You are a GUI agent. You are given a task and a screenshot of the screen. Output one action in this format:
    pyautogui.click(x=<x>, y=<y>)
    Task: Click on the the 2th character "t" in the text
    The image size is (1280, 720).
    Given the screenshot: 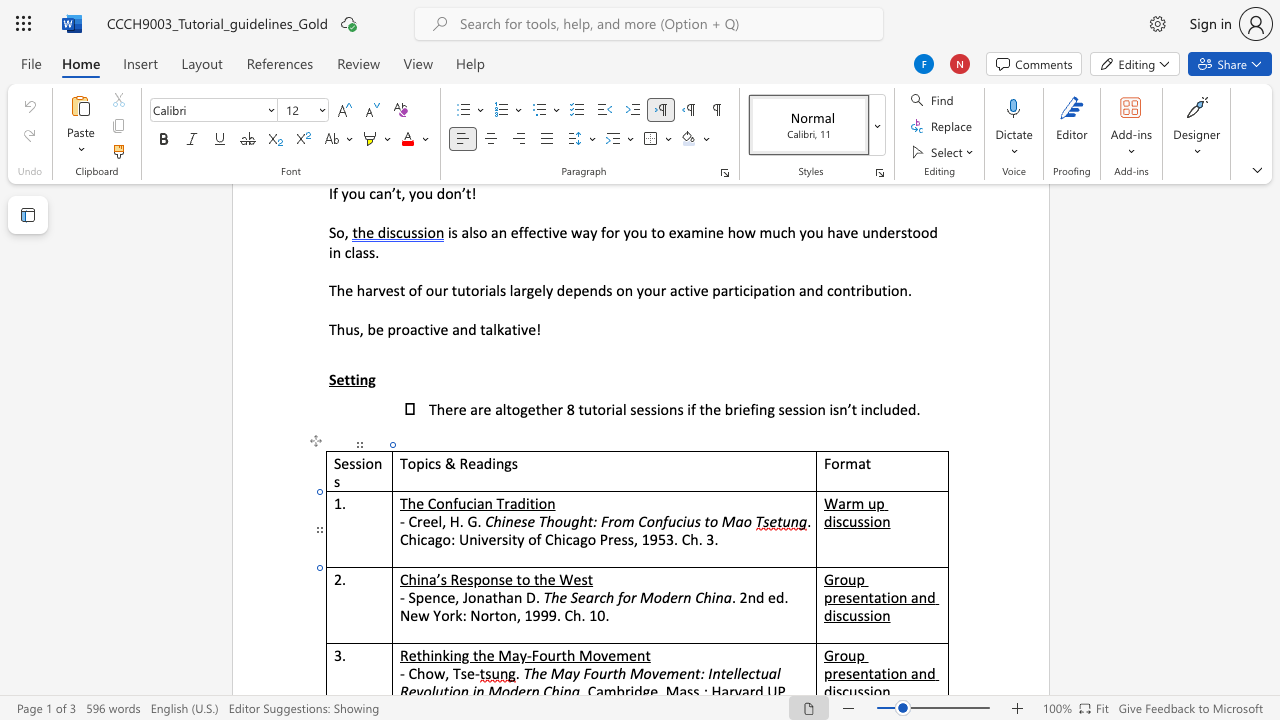 What is the action you would take?
    pyautogui.click(x=707, y=520)
    